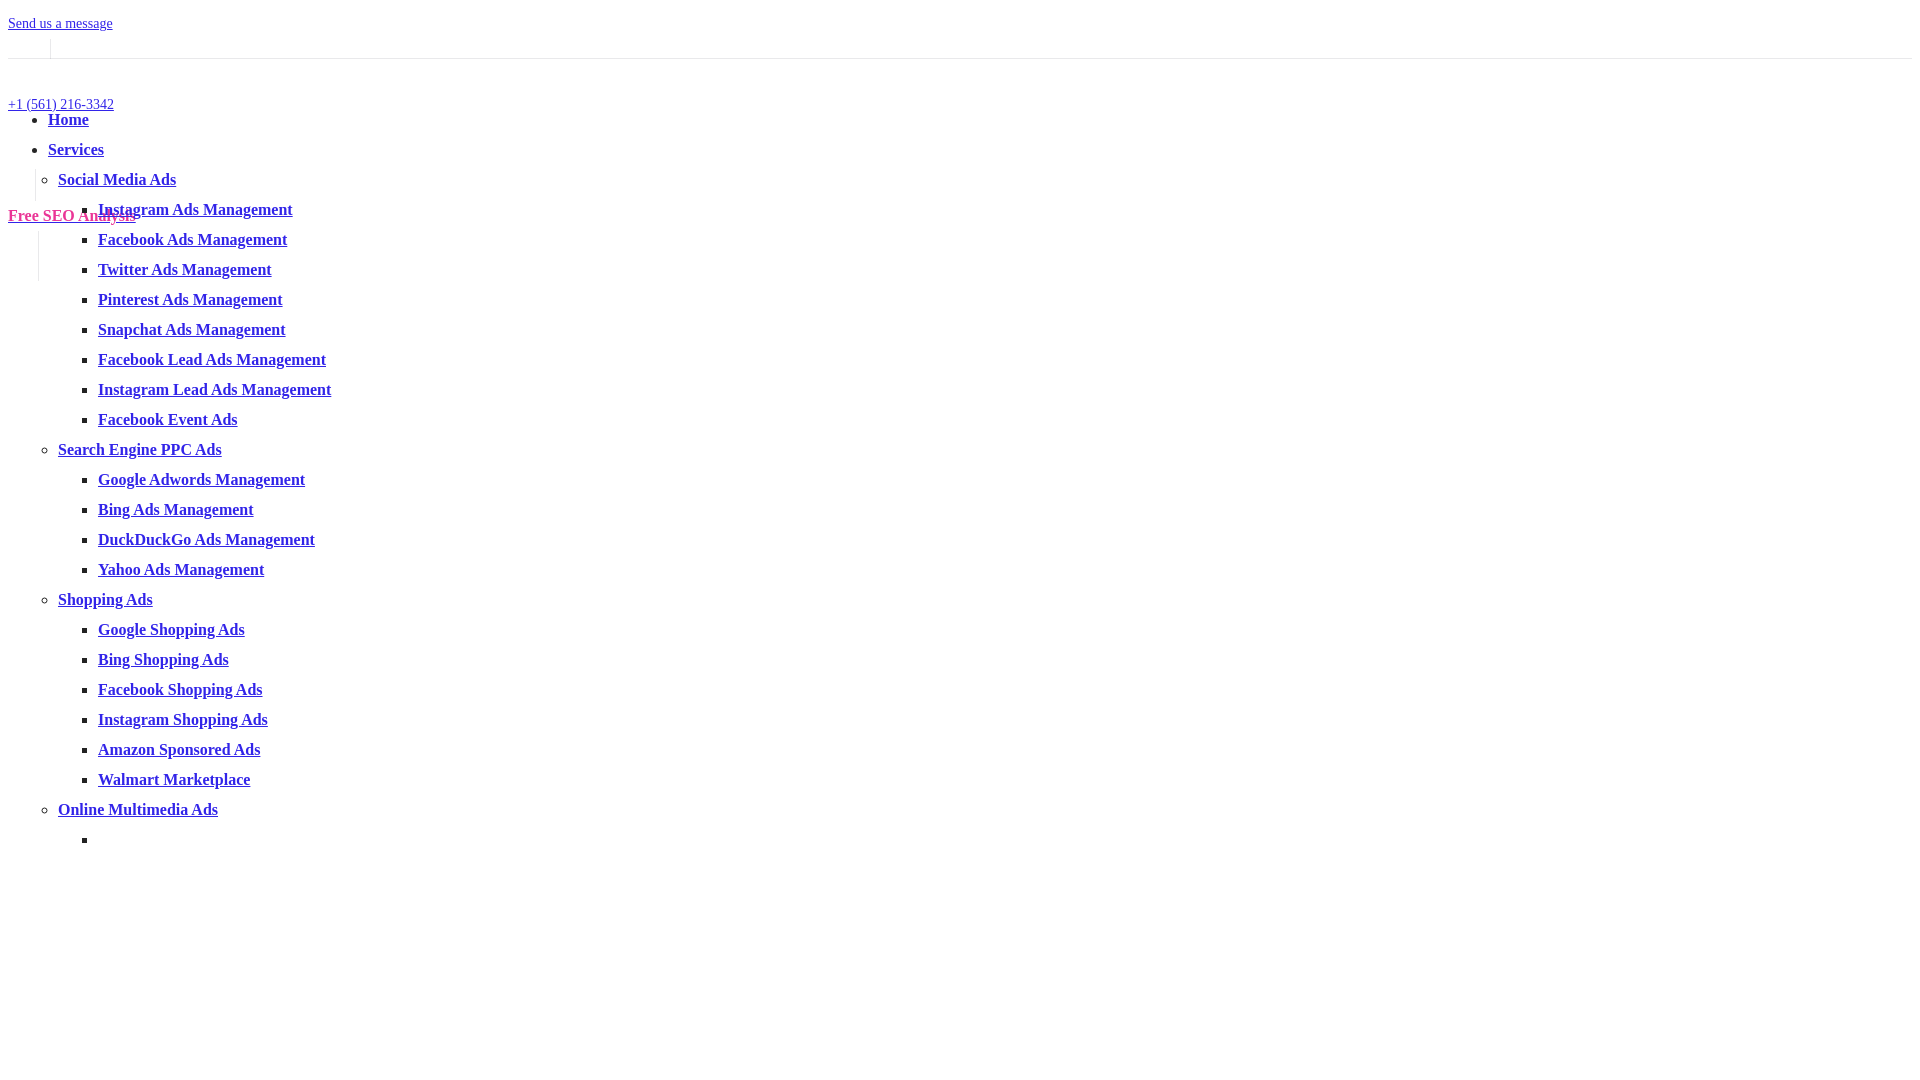  What do you see at coordinates (163, 659) in the screenshot?
I see `'Bing Shopping Ads'` at bounding box center [163, 659].